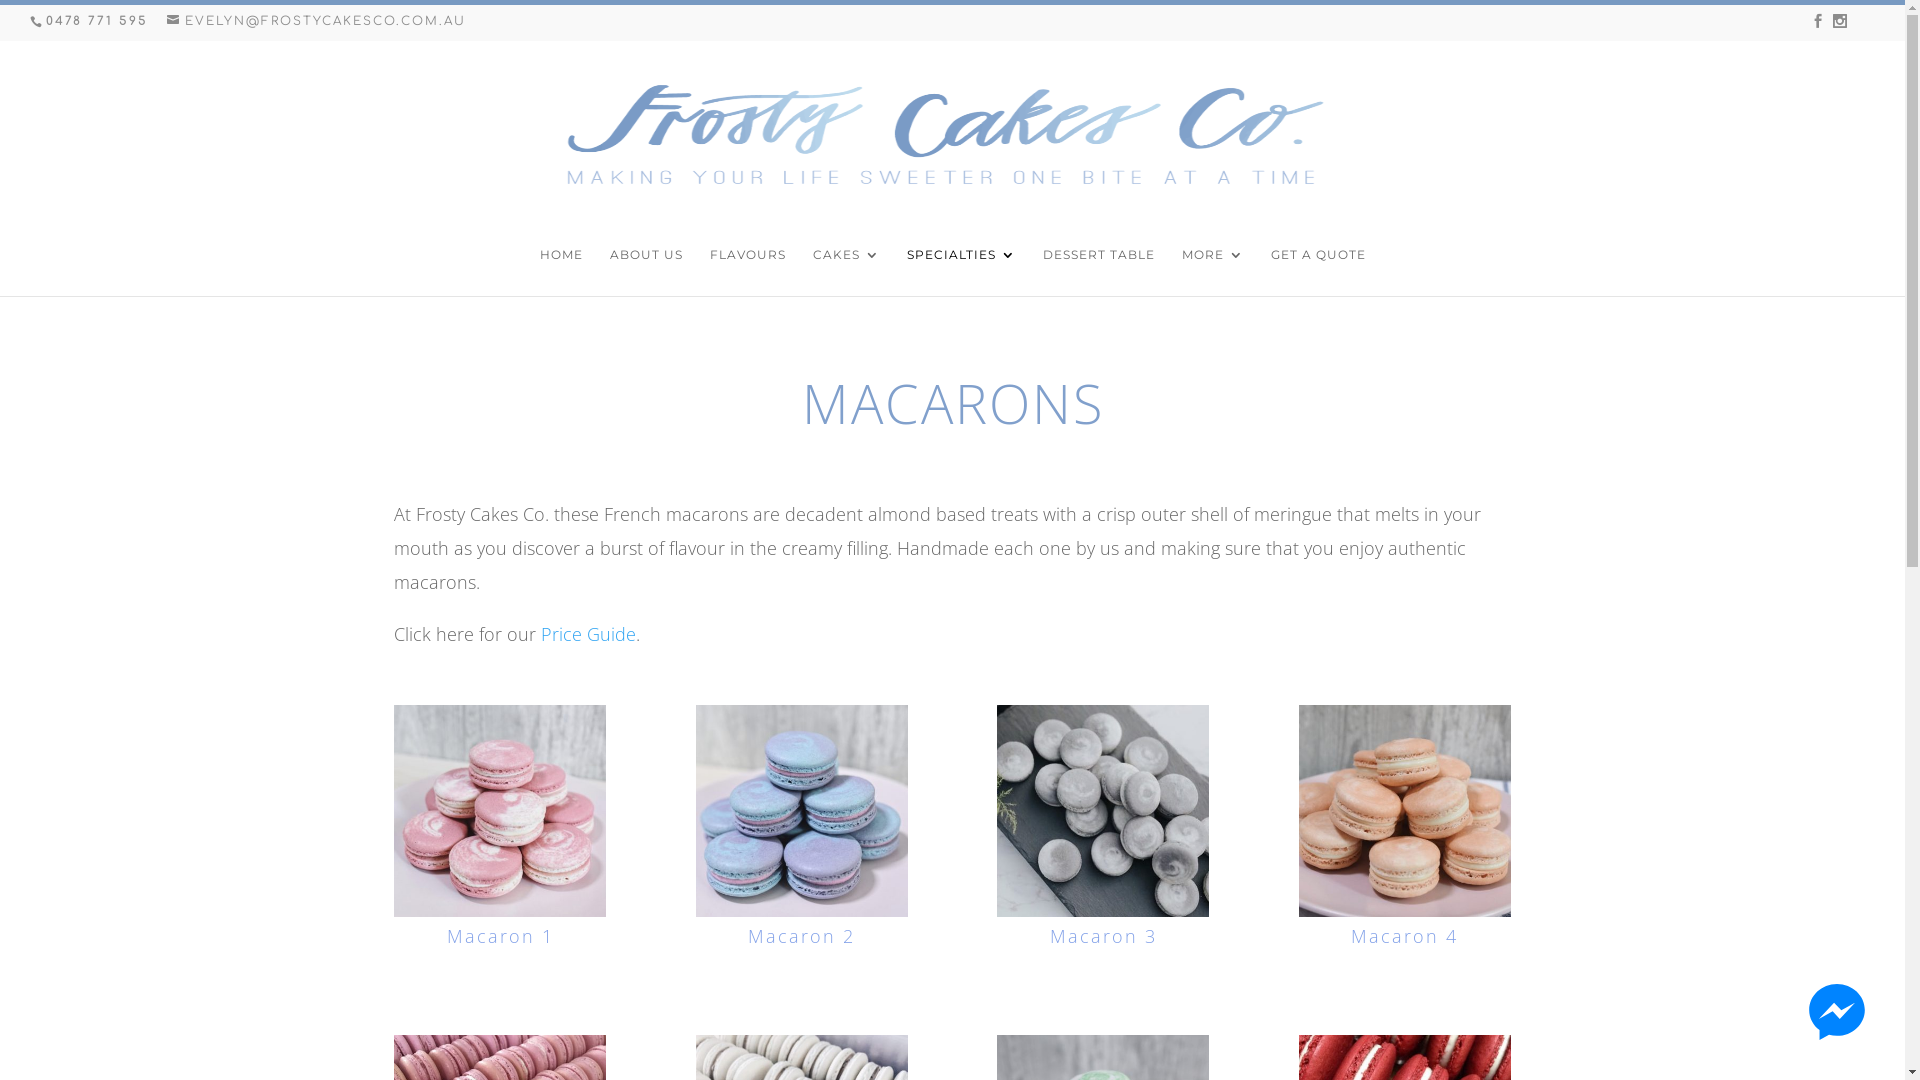 This screenshot has height=1080, width=1920. Describe the element at coordinates (315, 20) in the screenshot. I see `'EVELYN@FROSTYCAKESCO.COM.AU'` at that location.